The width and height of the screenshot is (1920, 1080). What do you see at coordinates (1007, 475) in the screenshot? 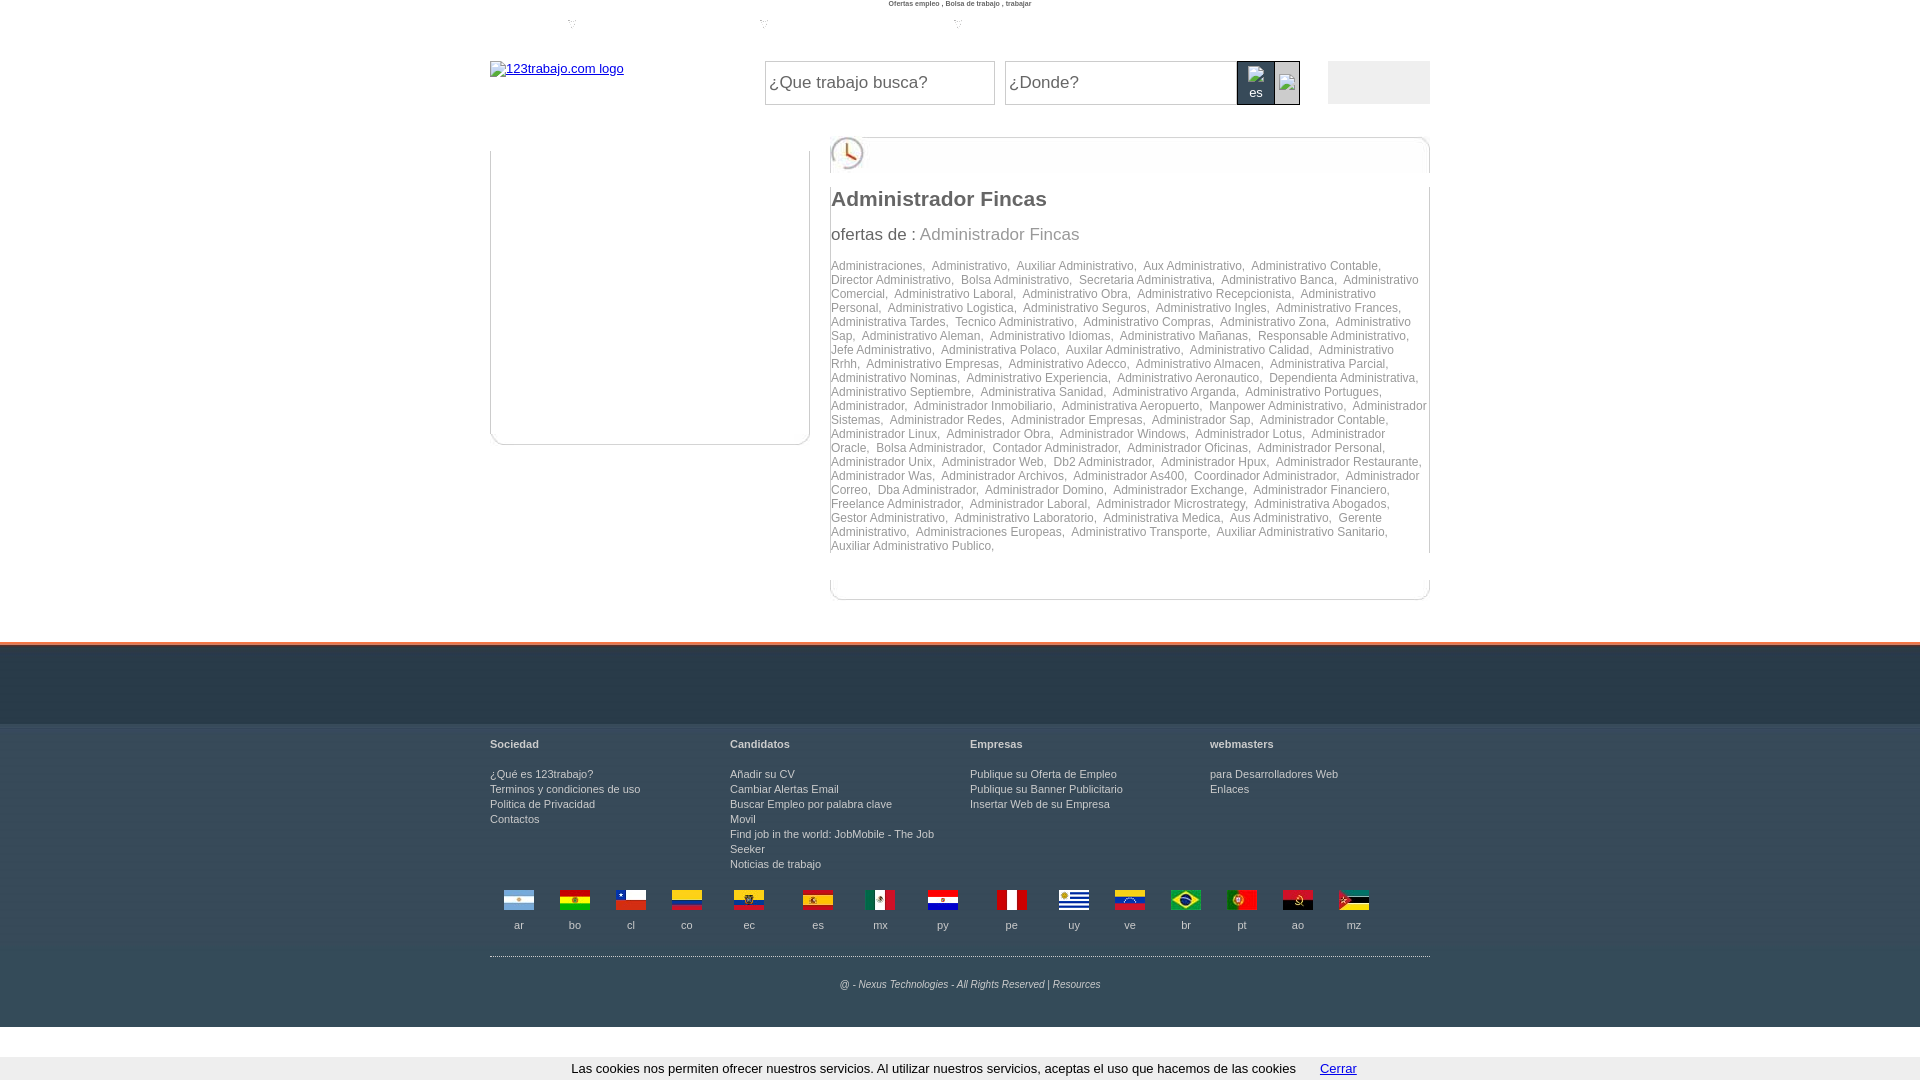
I see `'Administrador Archivos, '` at bounding box center [1007, 475].